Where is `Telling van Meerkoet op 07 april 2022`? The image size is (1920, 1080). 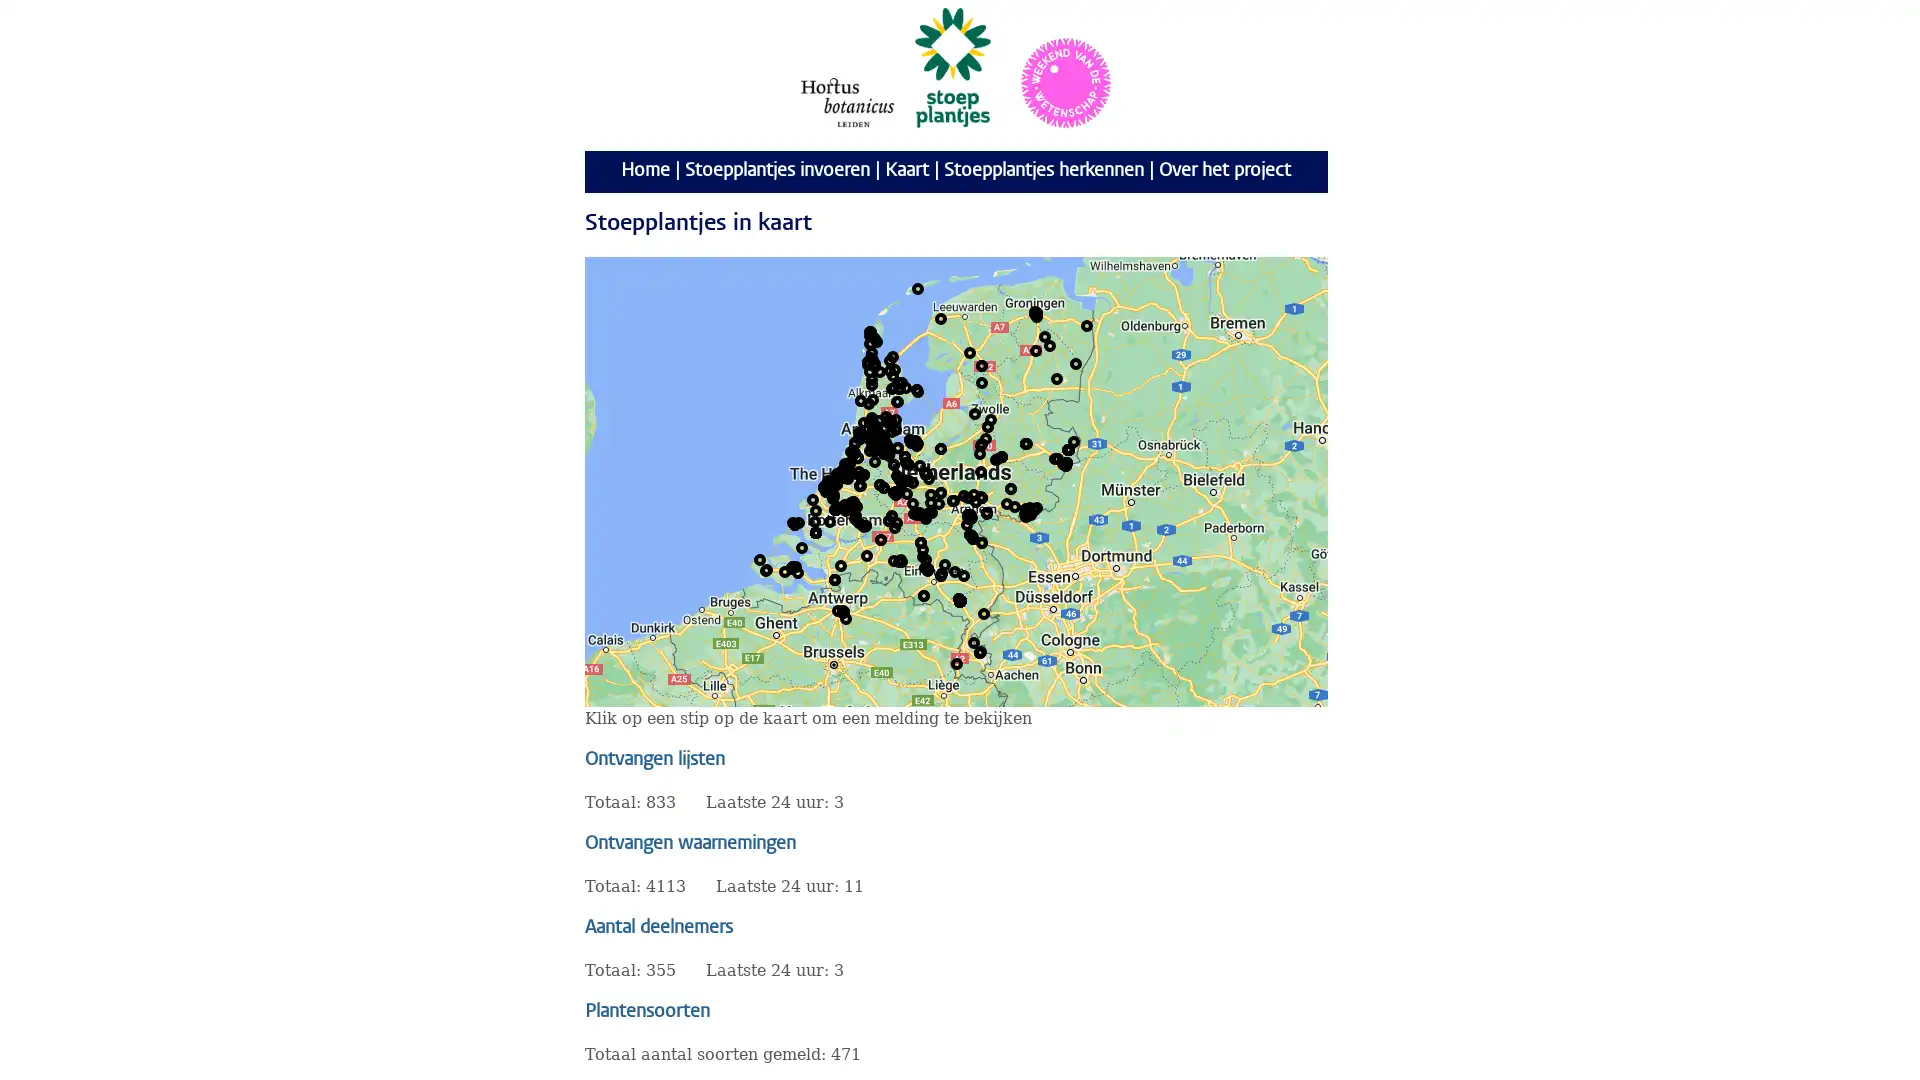 Telling van Meerkoet op 07 april 2022 is located at coordinates (872, 384).